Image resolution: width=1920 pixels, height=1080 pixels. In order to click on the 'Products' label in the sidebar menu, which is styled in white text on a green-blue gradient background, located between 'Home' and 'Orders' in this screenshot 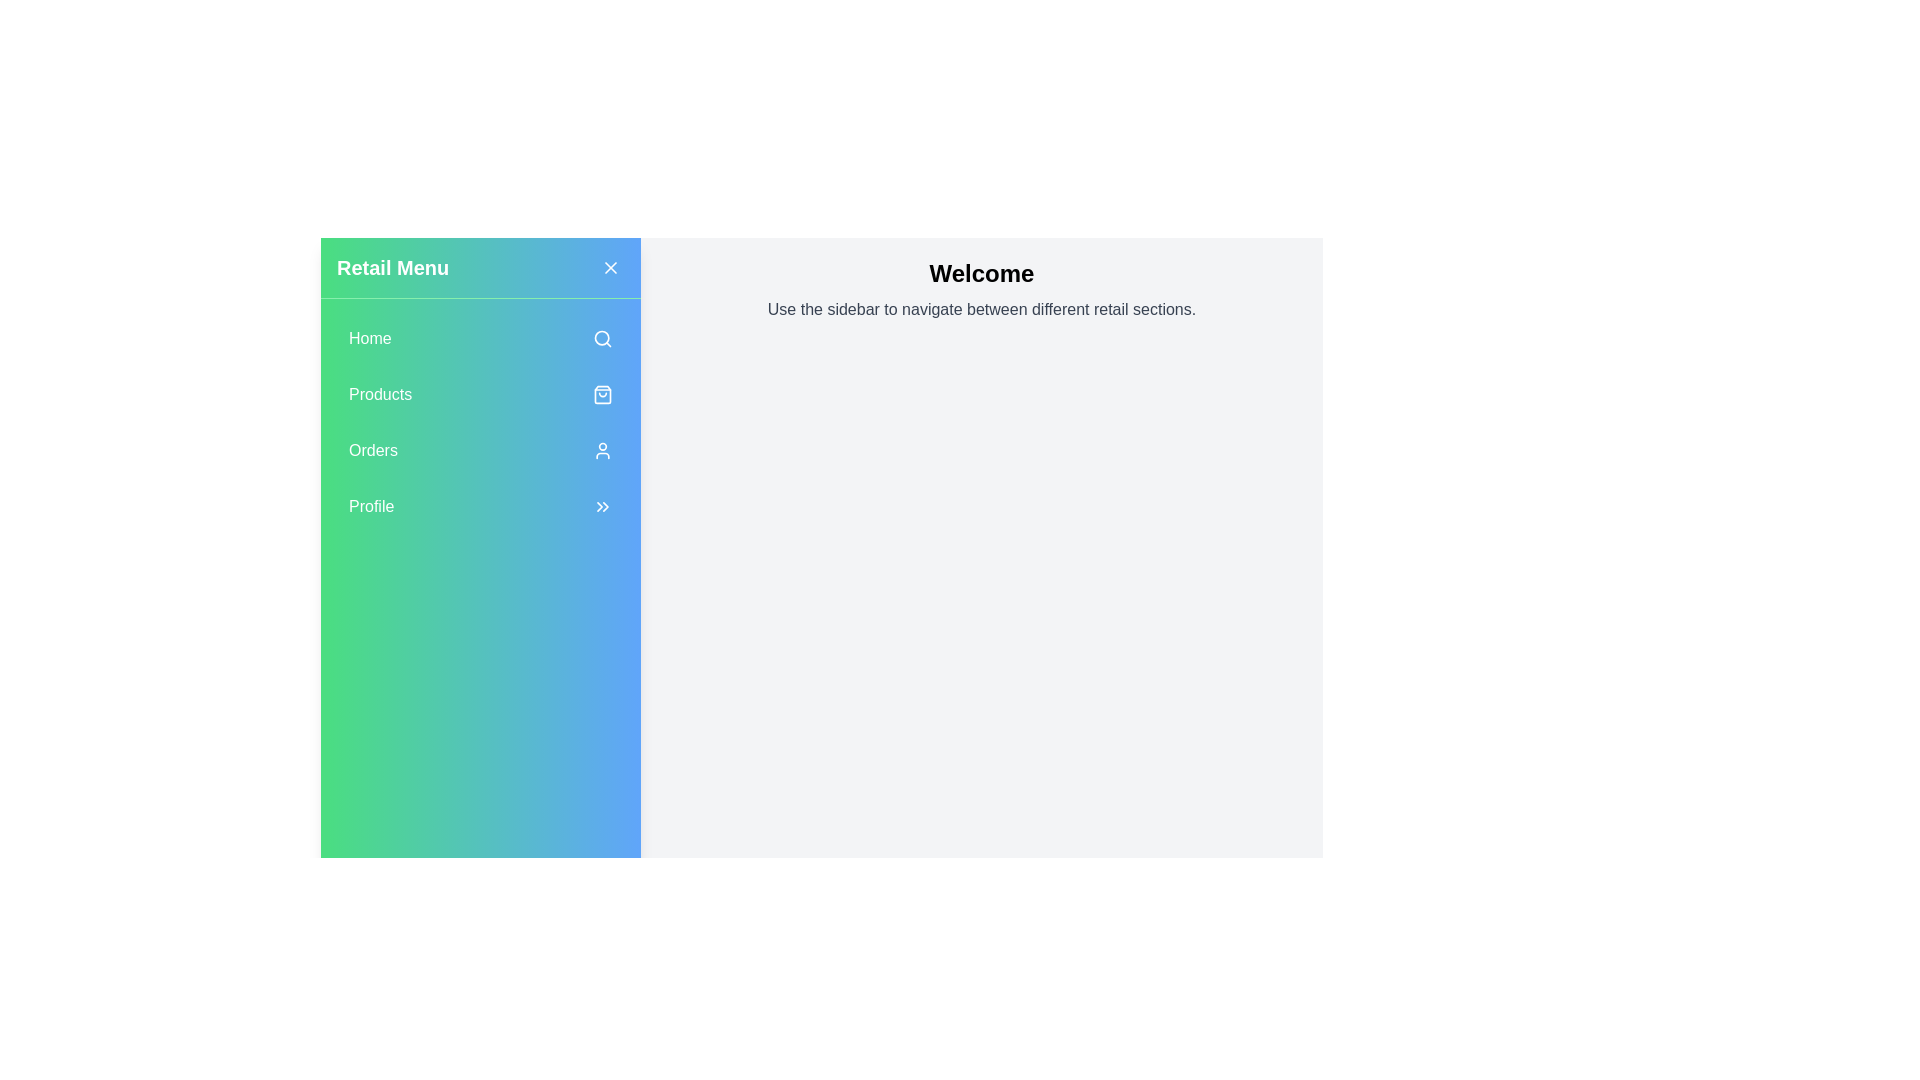, I will do `click(380, 394)`.